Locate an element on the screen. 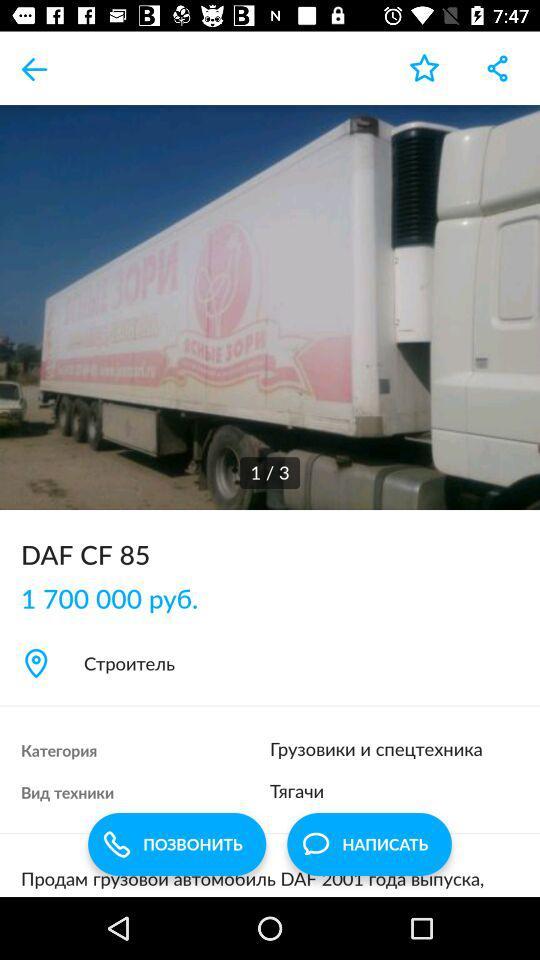 Image resolution: width=540 pixels, height=960 pixels. the item on the left is located at coordinates (120, 598).